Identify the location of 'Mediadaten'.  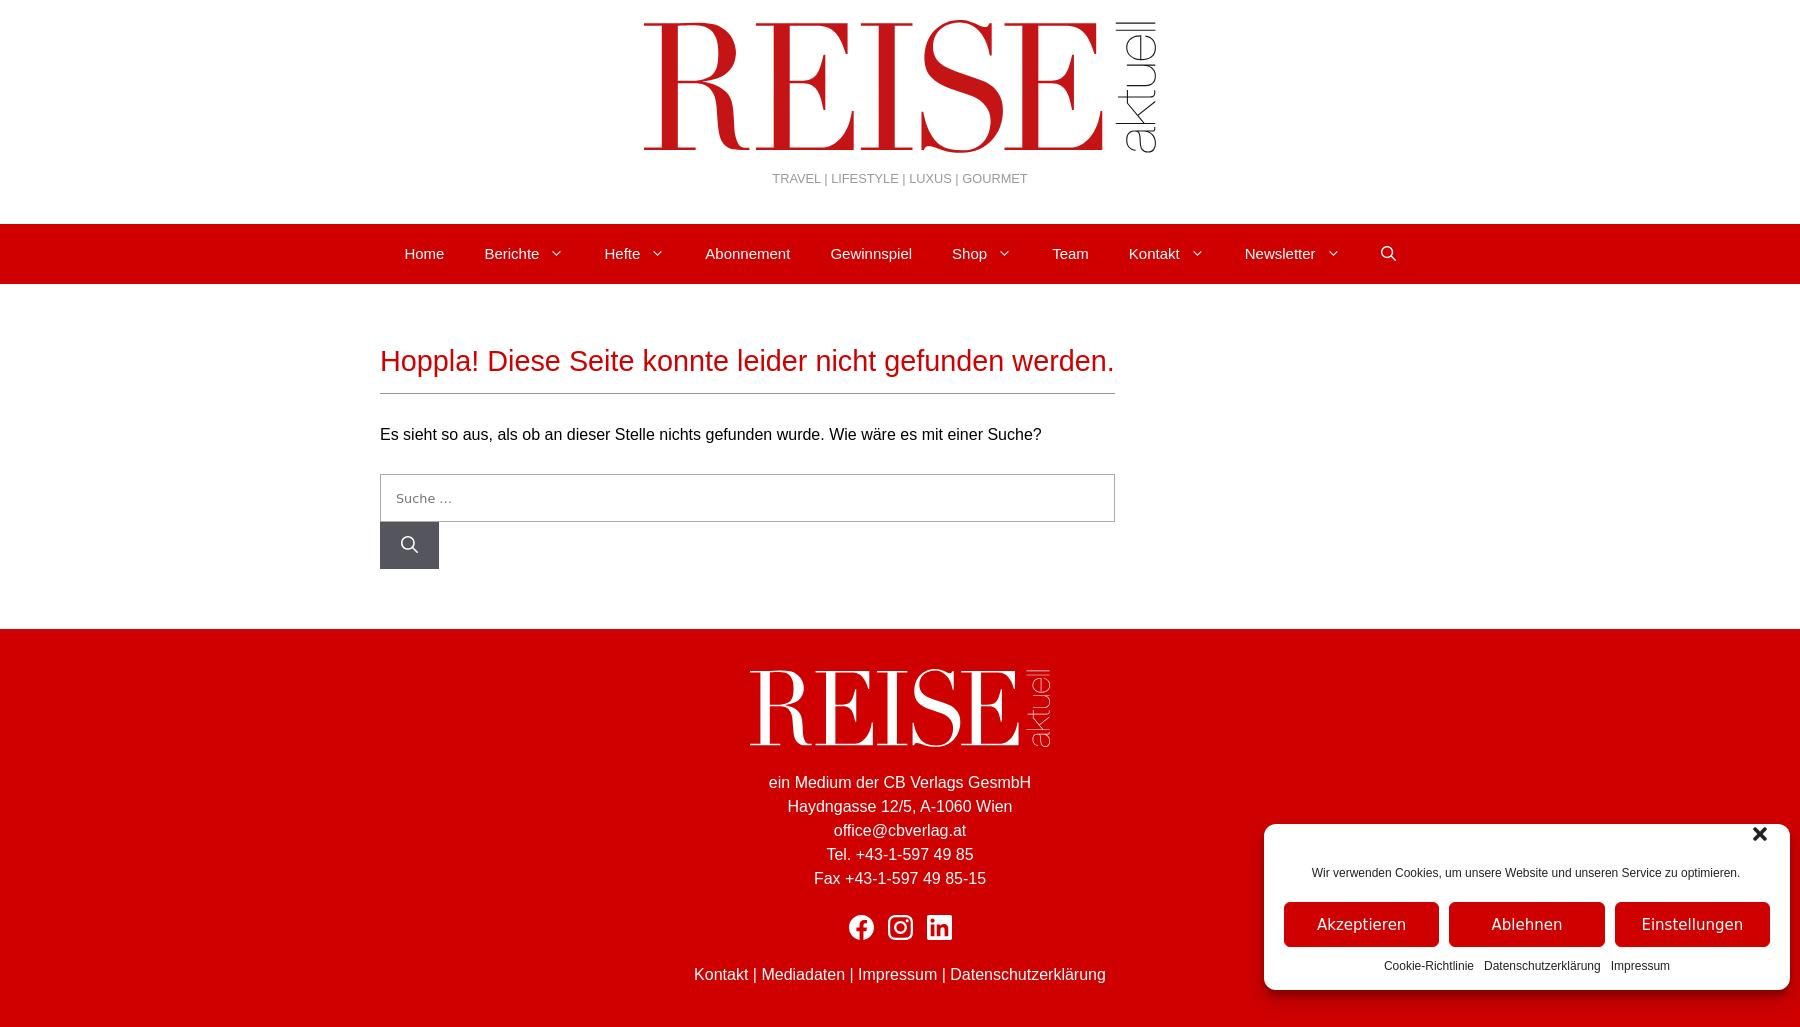
(802, 973).